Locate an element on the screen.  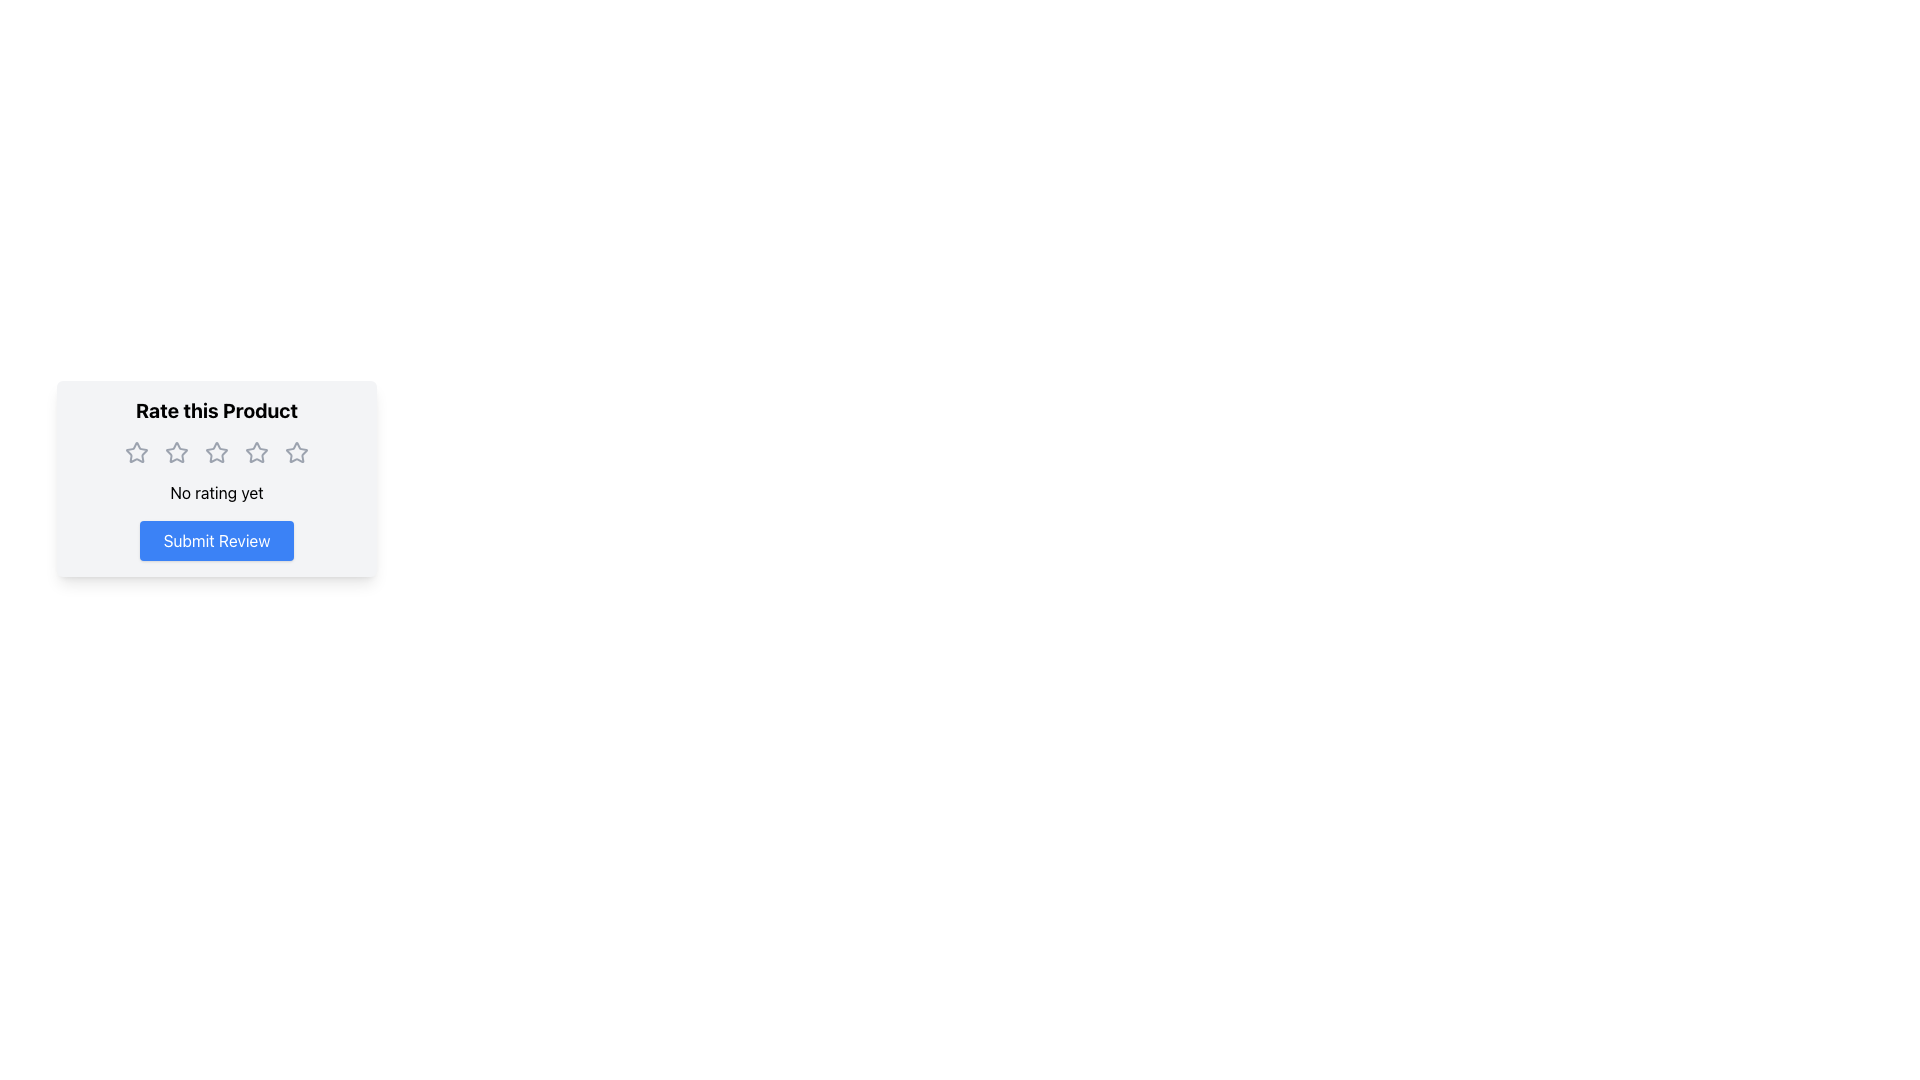
the first star icon in the rating system to assign a one-star rating to the product is located at coordinates (177, 452).